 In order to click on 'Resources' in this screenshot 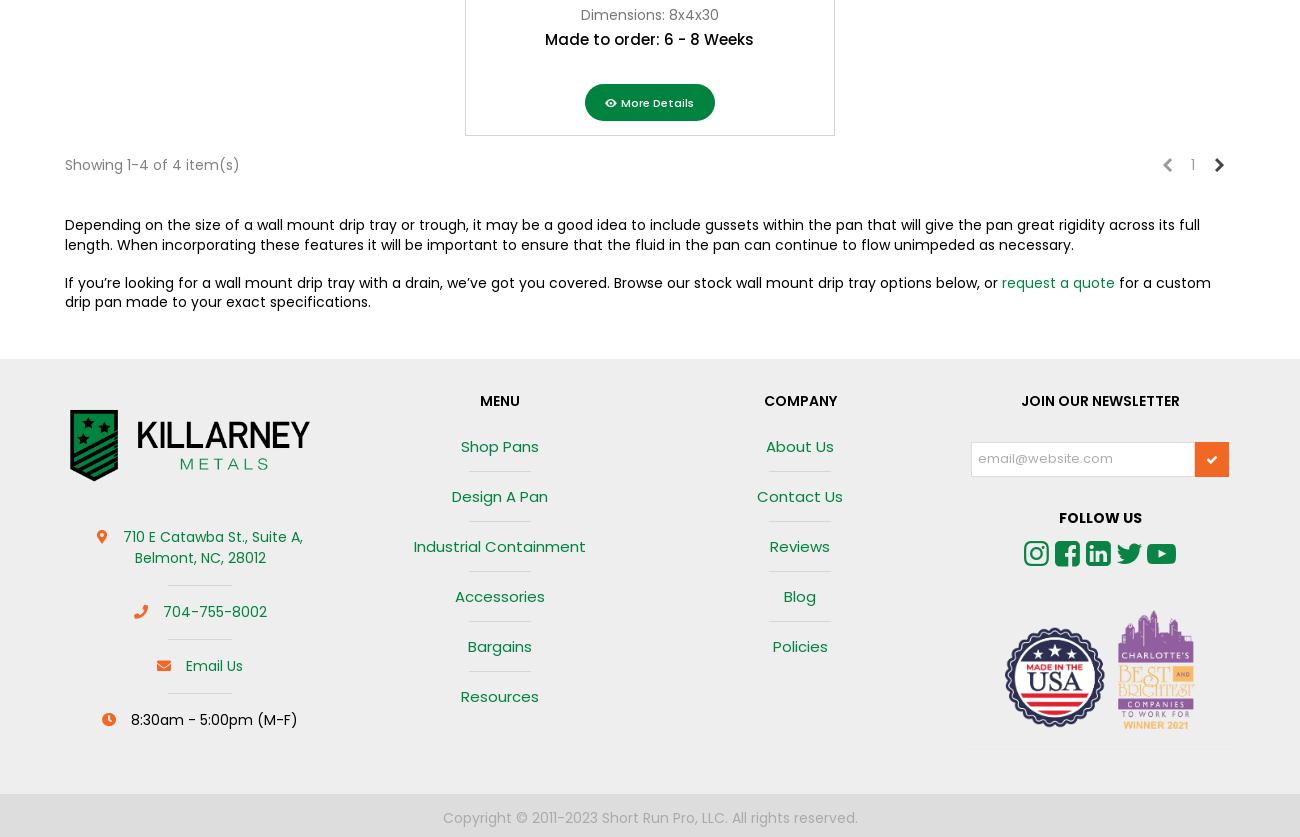, I will do `click(499, 695)`.